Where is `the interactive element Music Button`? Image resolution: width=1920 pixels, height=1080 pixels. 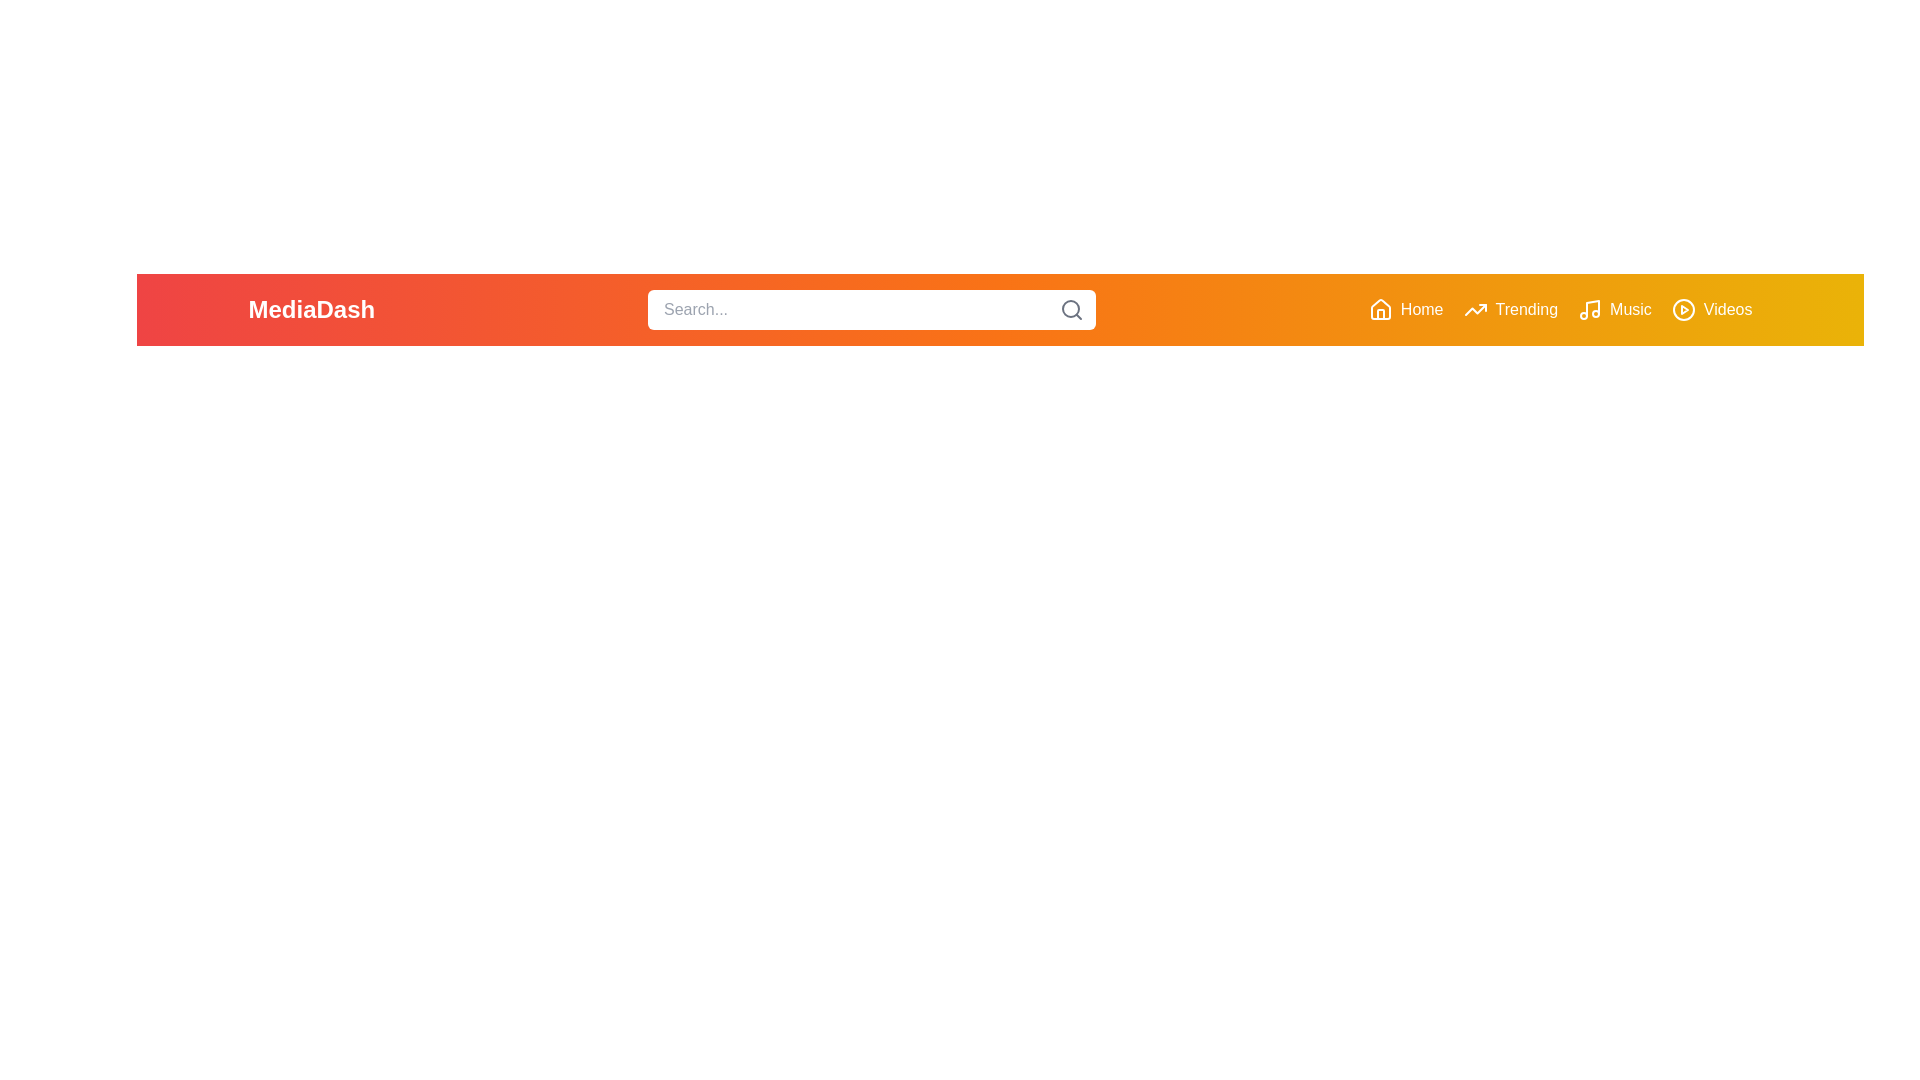
the interactive element Music Button is located at coordinates (1614, 309).